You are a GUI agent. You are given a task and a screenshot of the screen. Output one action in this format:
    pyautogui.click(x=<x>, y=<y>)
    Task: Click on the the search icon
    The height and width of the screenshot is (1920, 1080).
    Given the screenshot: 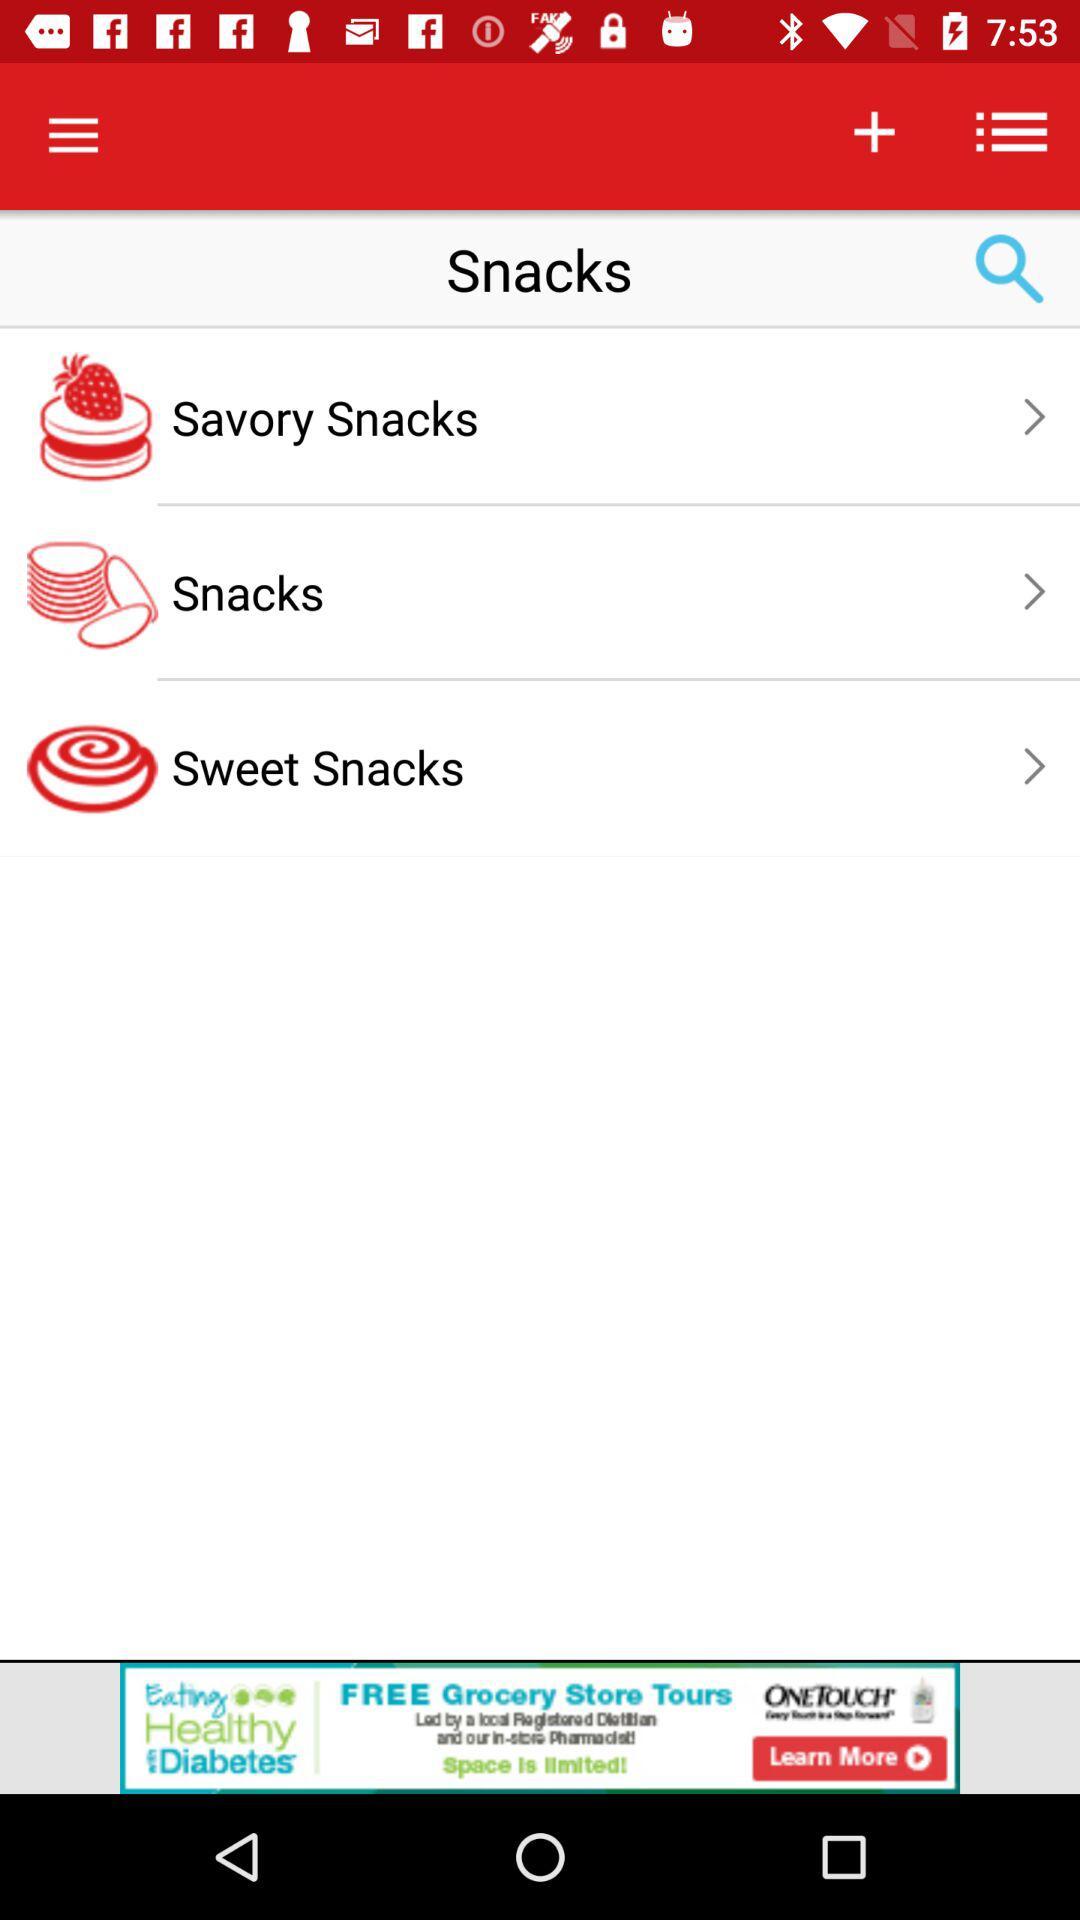 What is the action you would take?
    pyautogui.click(x=1010, y=268)
    